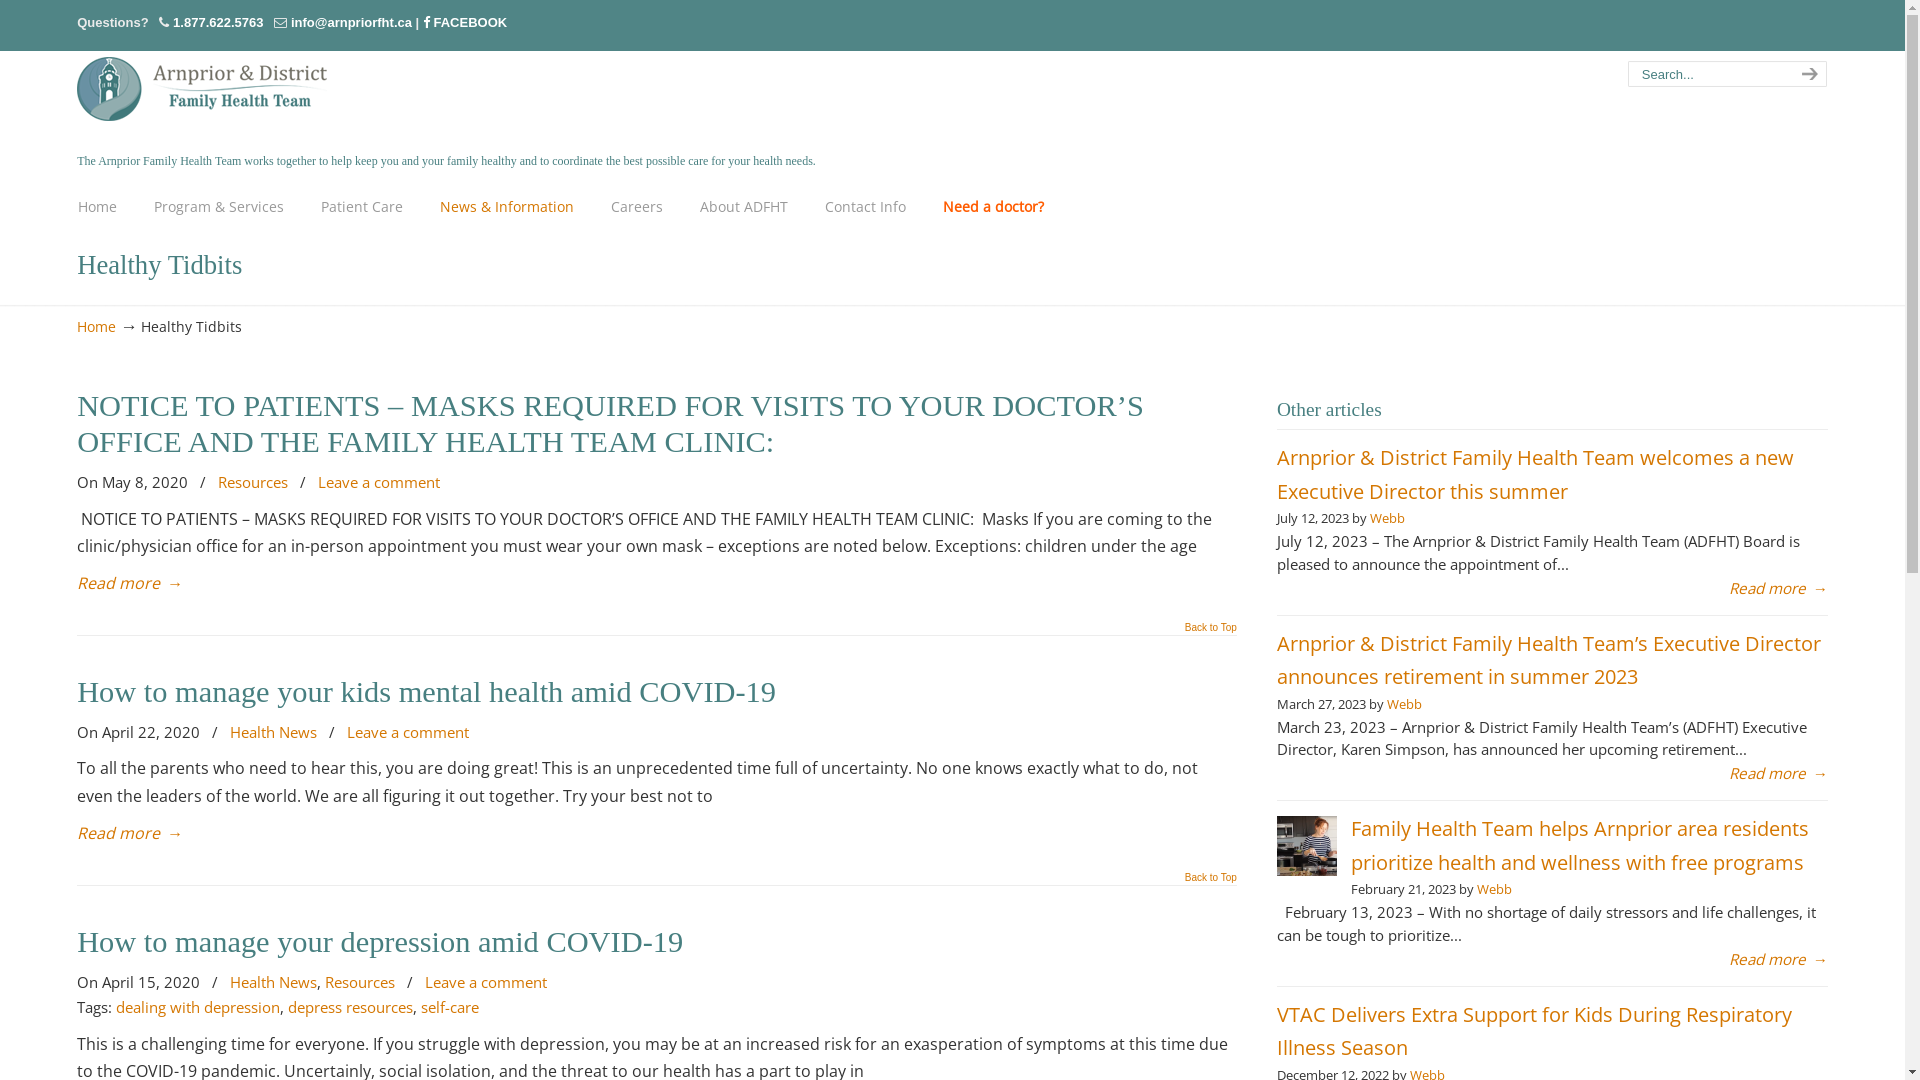 This screenshot has height=1080, width=1920. I want to click on 'Leave a comment', so click(379, 482).